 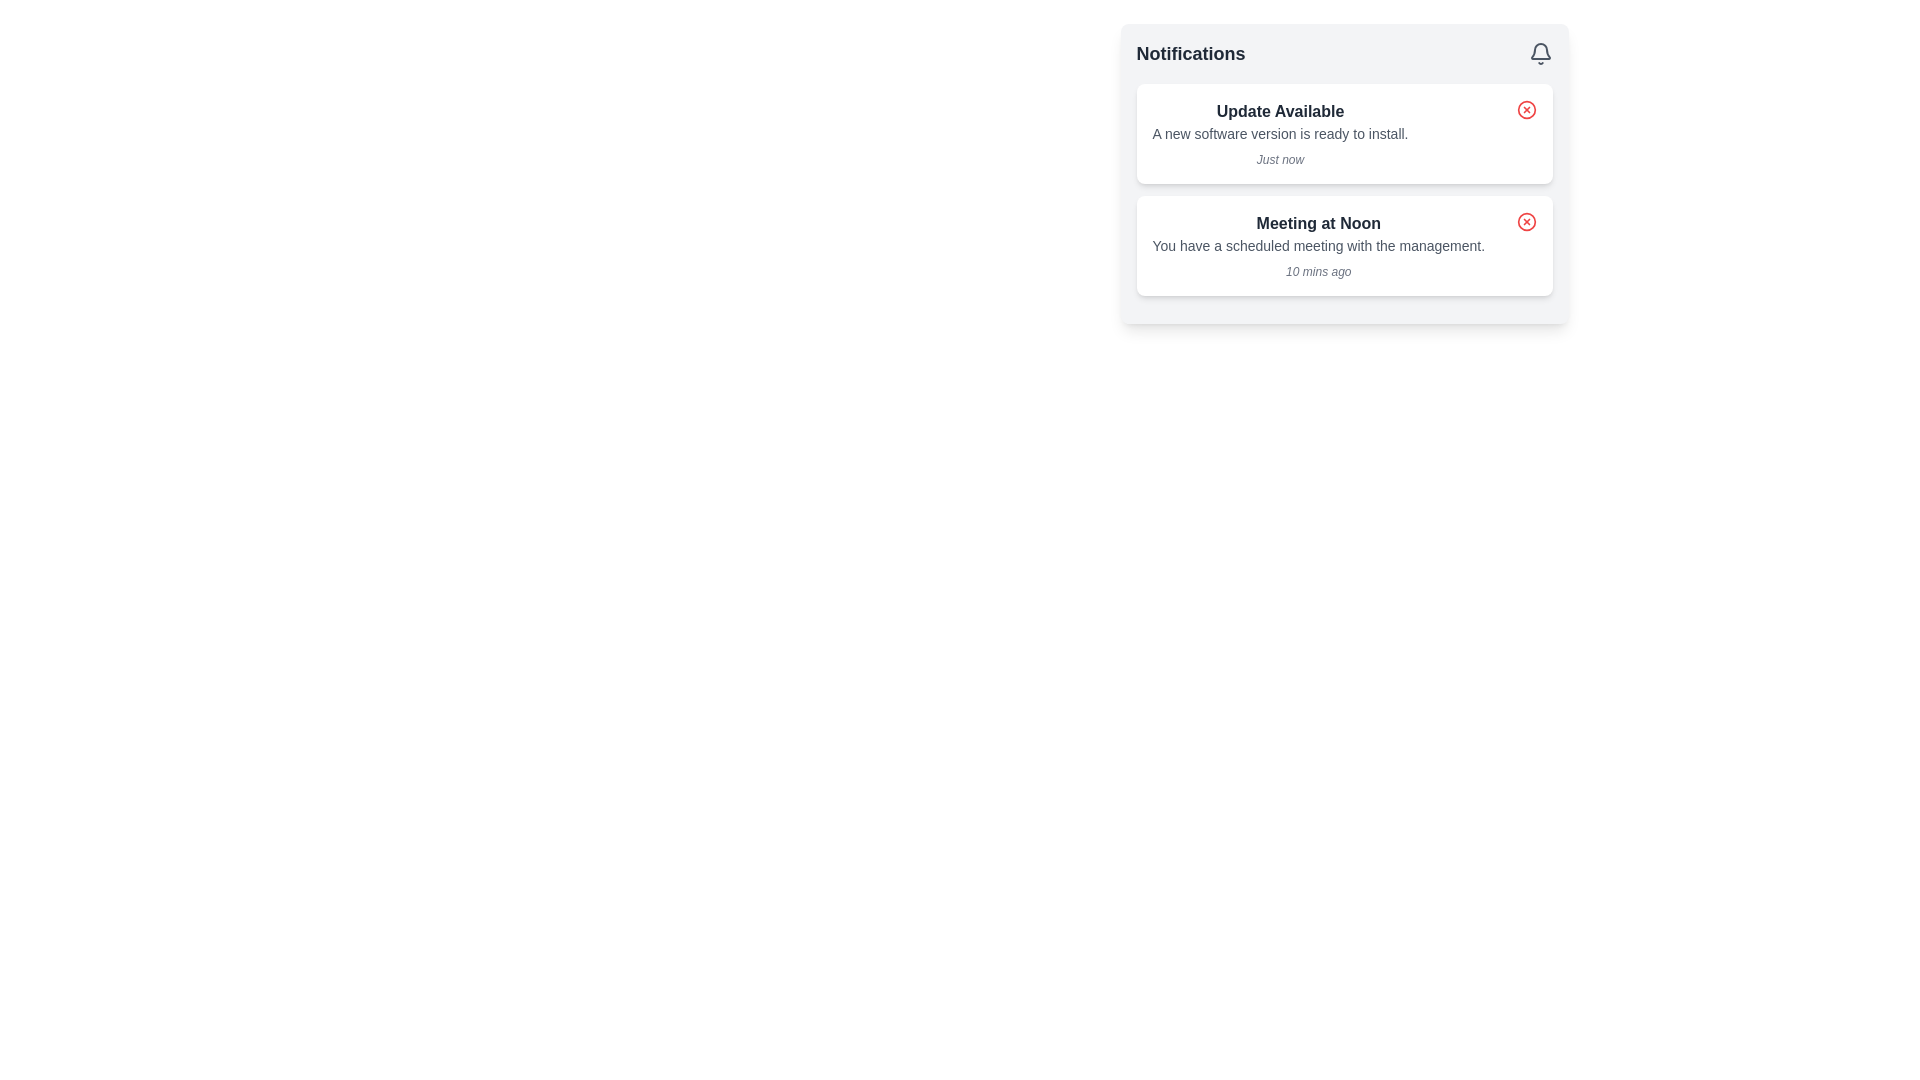 What do you see at coordinates (1318, 223) in the screenshot?
I see `the 'Meeting at Noon' text label, which is styled in bold dark gray and located centrally in the second notification card under the 'Notifications' header` at bounding box center [1318, 223].